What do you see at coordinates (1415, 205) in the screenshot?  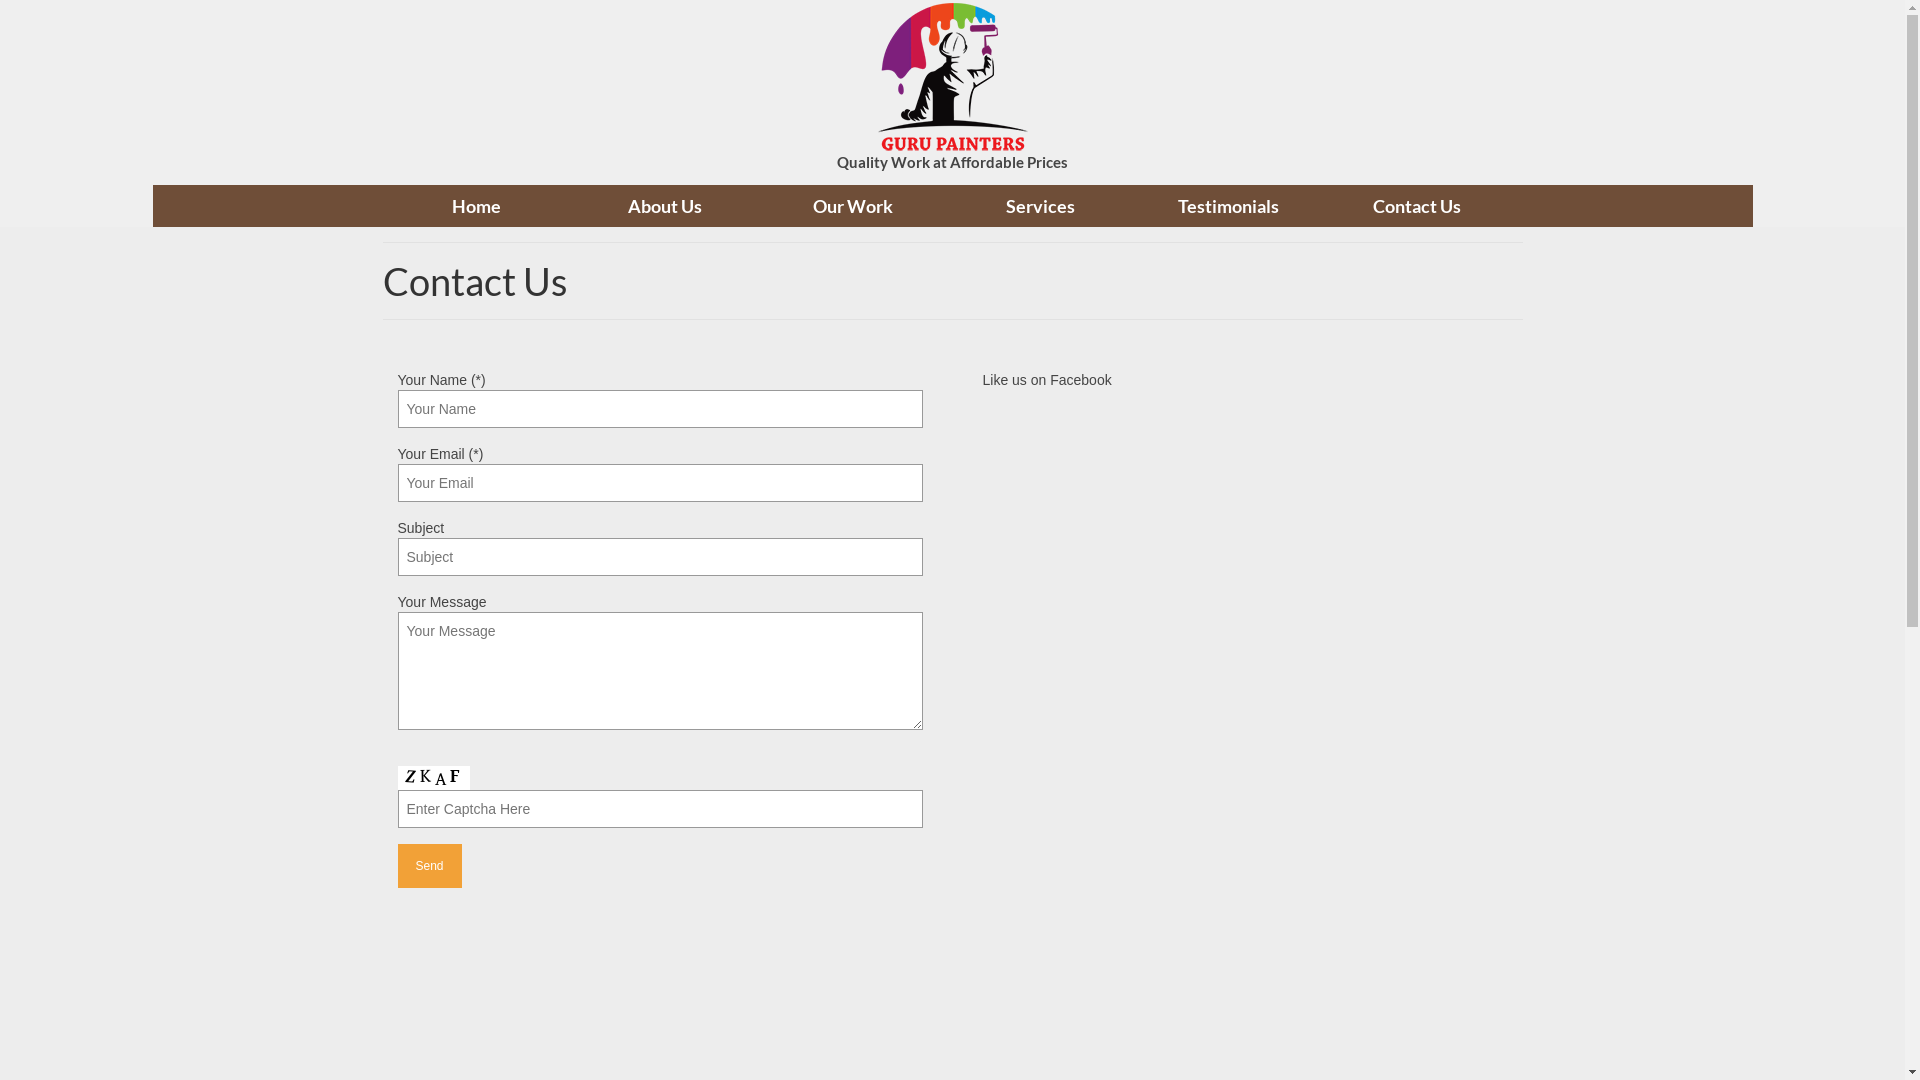 I see `'Contact Us'` at bounding box center [1415, 205].